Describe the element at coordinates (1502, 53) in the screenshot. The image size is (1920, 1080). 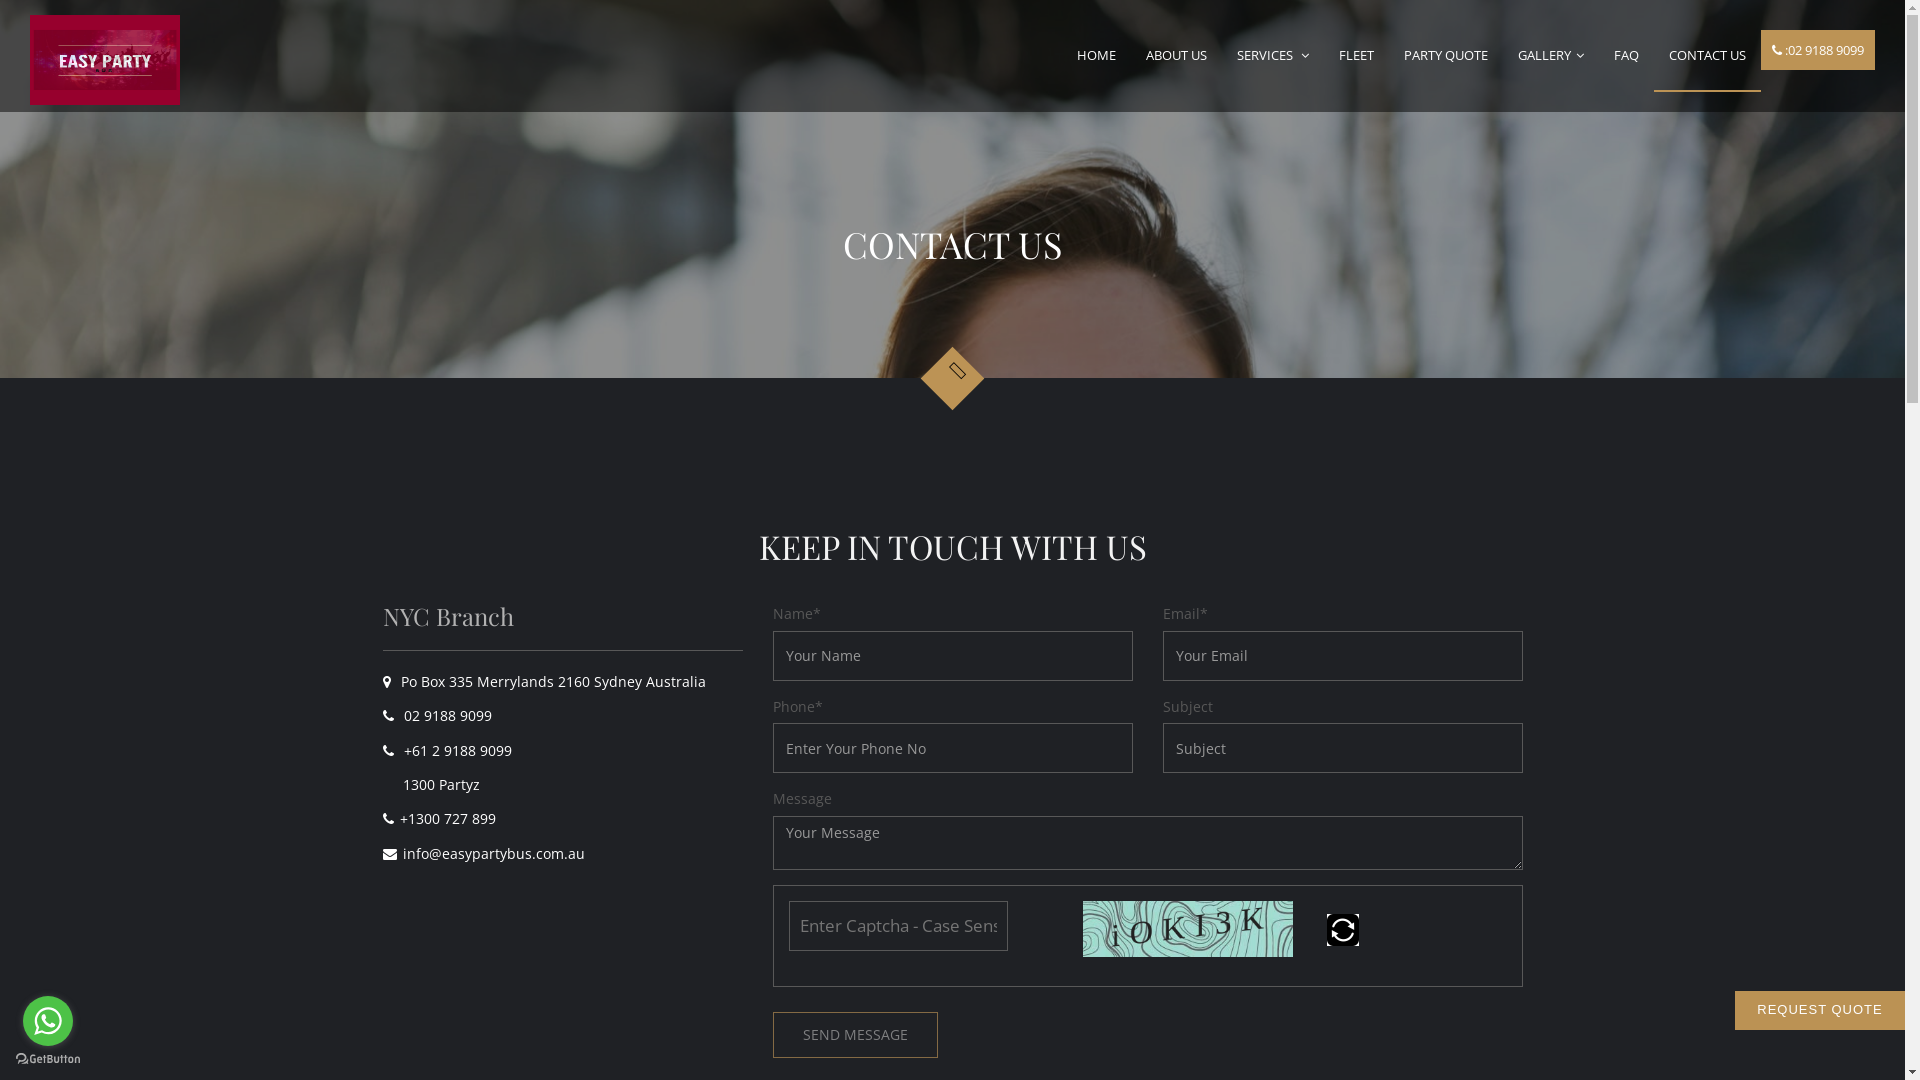
I see `'GALLERY'` at that location.